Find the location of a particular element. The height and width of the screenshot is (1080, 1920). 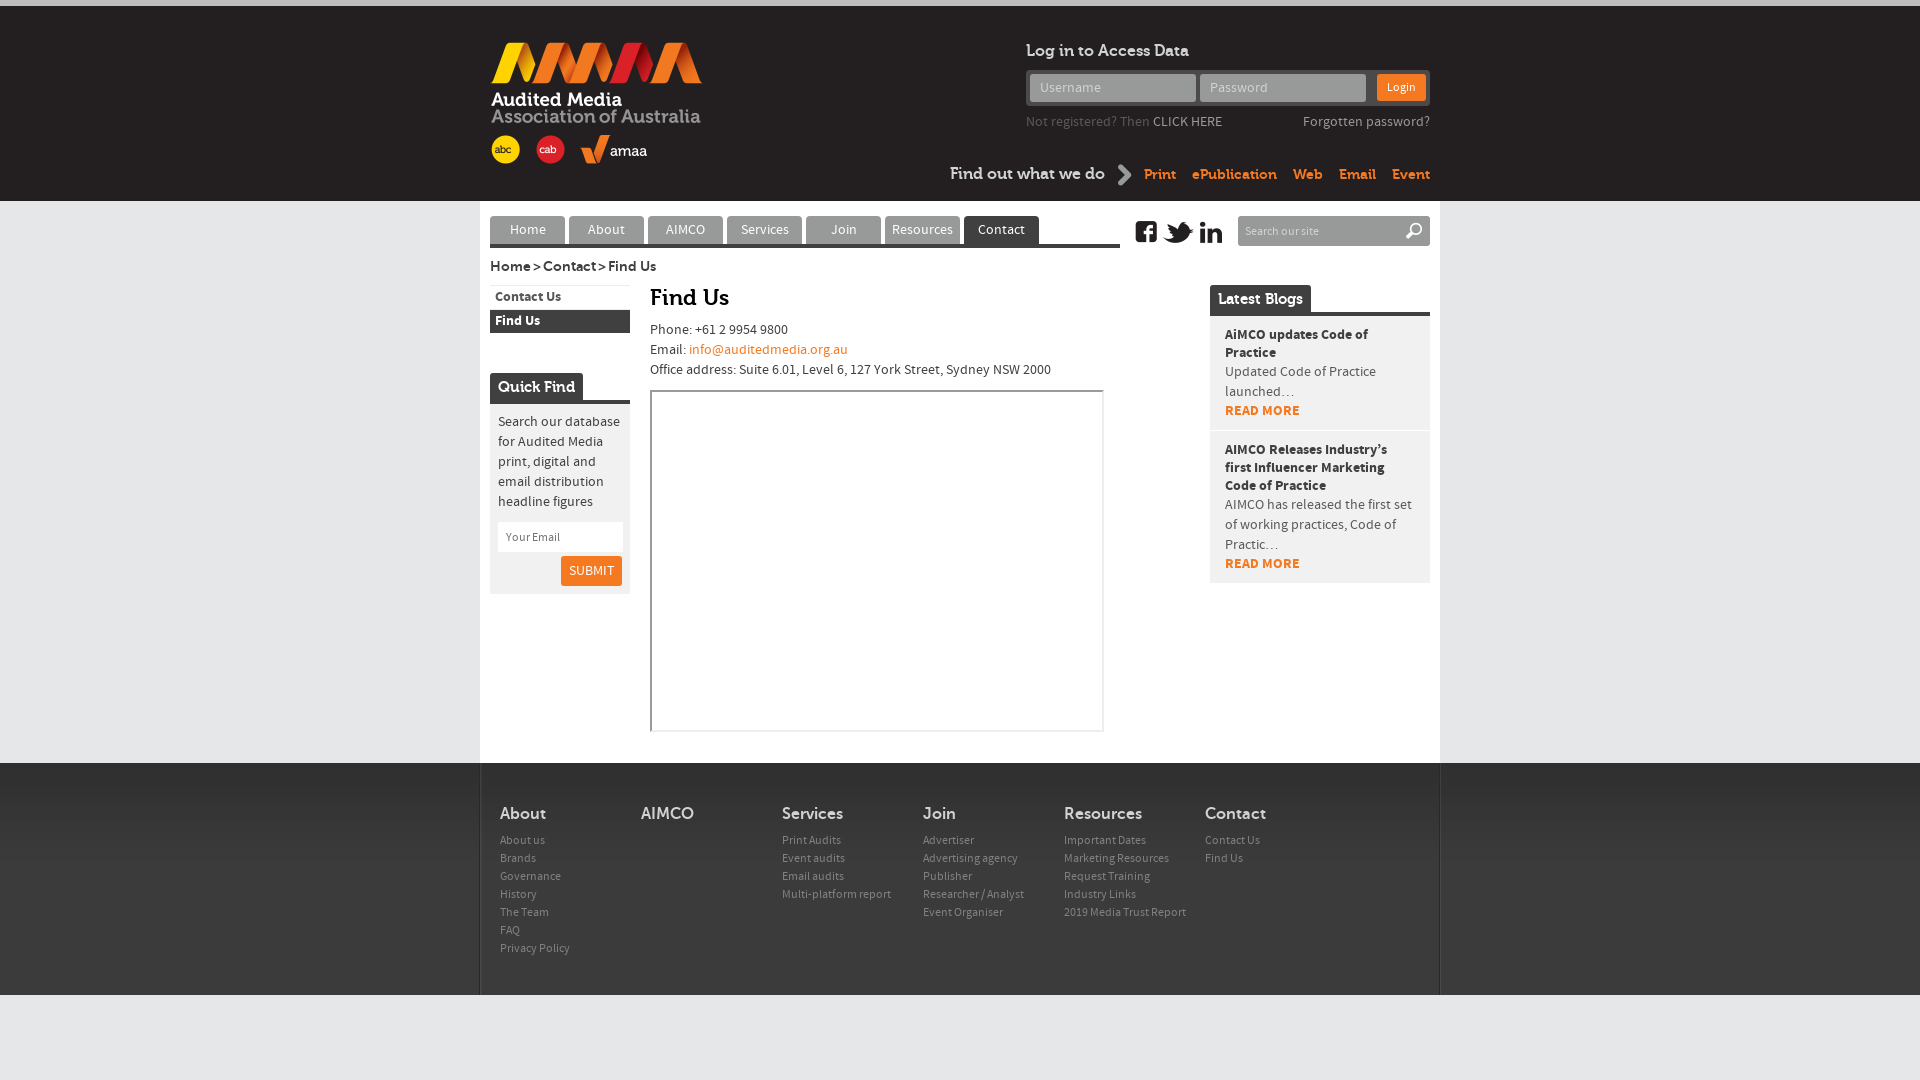

'Advertising agency' is located at coordinates (921, 857).